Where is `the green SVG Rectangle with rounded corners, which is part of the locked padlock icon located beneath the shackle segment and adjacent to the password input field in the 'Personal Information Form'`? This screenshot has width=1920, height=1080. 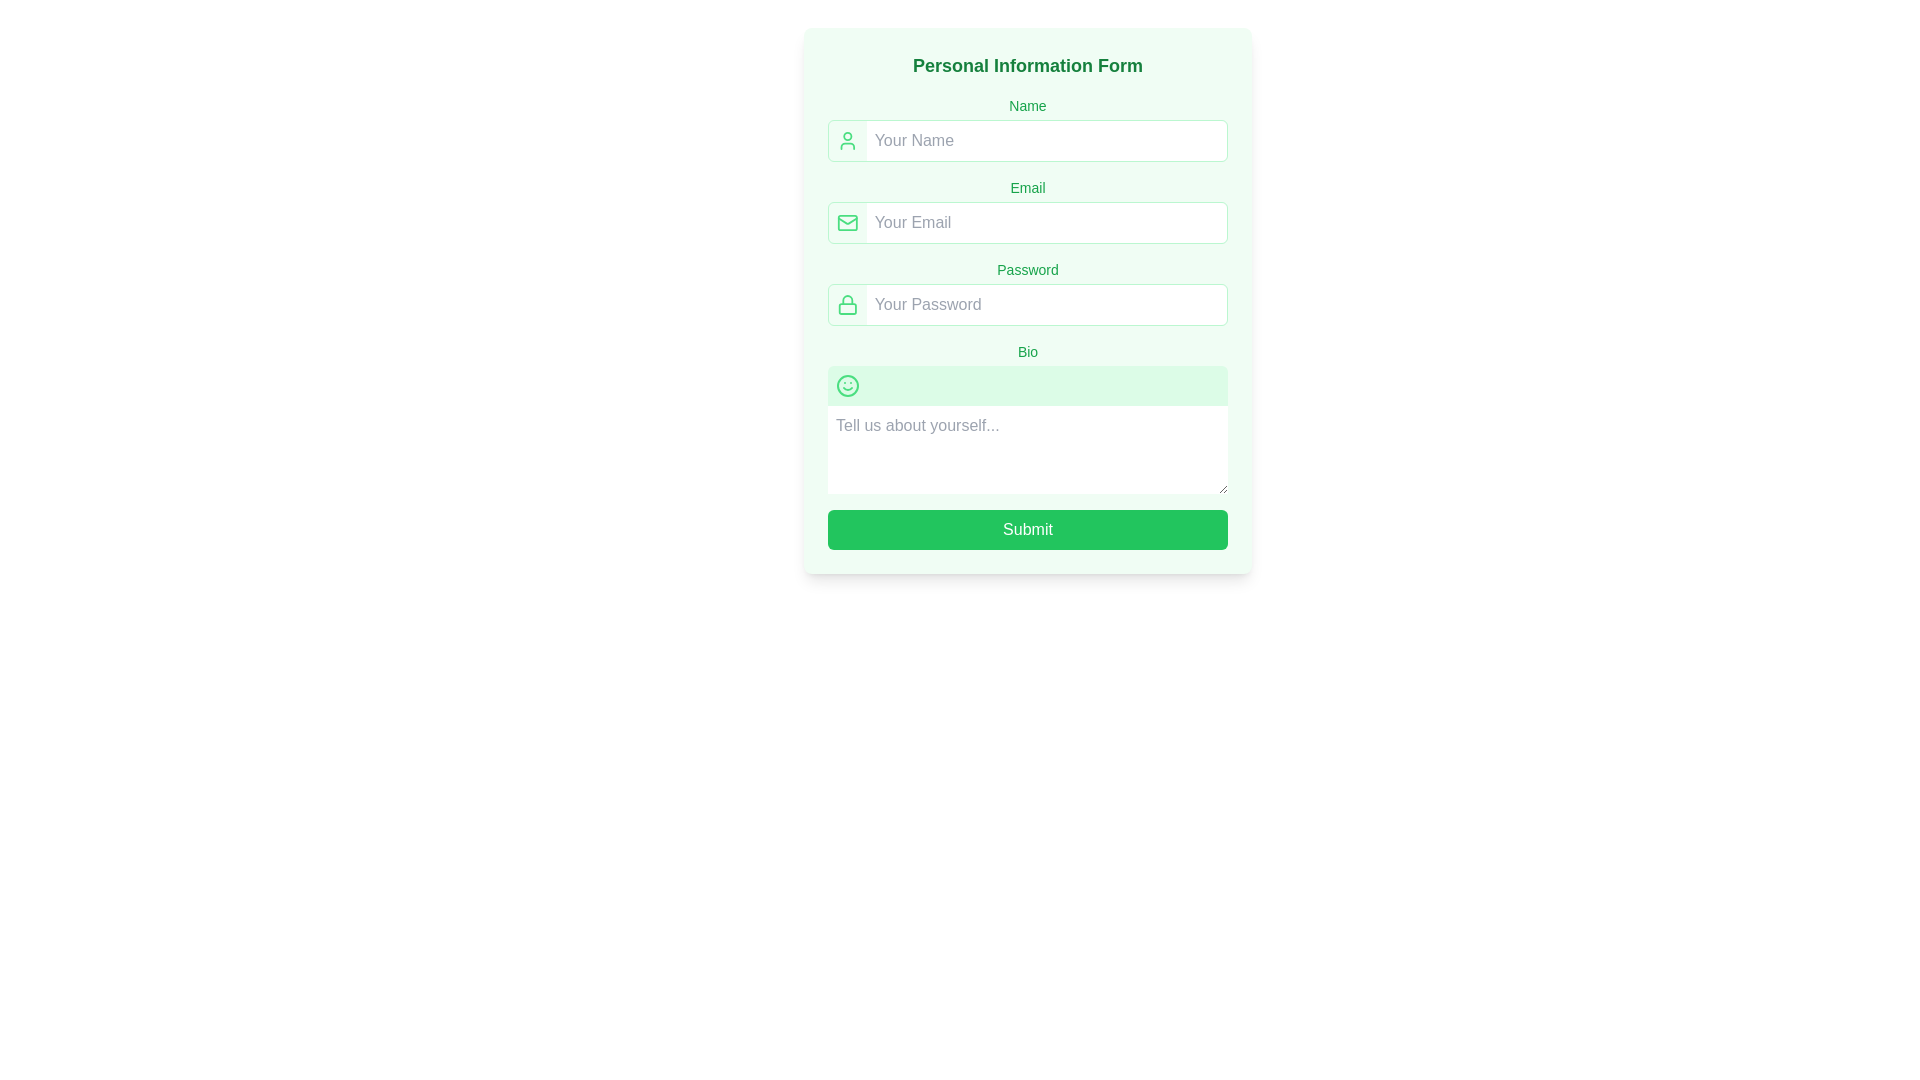
the green SVG Rectangle with rounded corners, which is part of the locked padlock icon located beneath the shackle segment and adjacent to the password input field in the 'Personal Information Form' is located at coordinates (847, 309).